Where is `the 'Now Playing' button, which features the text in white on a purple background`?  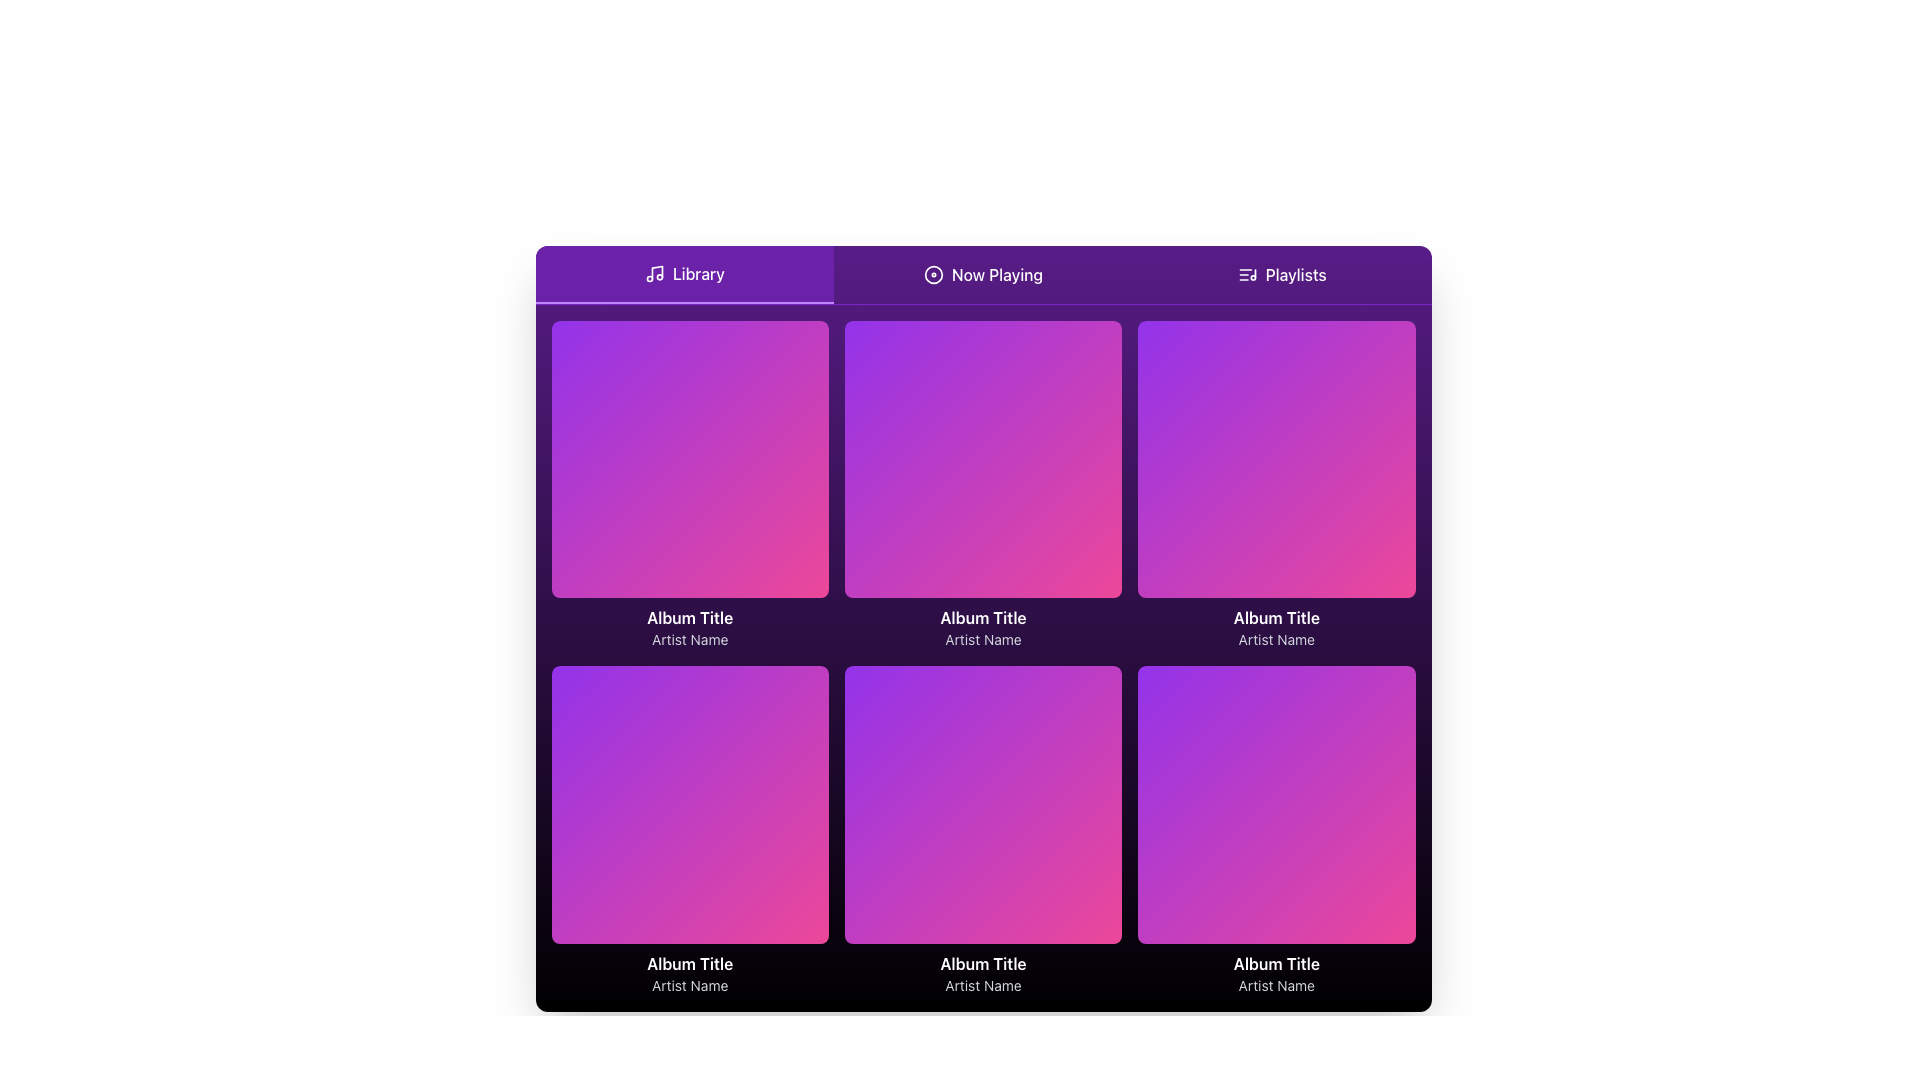
the 'Now Playing' button, which features the text in white on a purple background is located at coordinates (983, 274).